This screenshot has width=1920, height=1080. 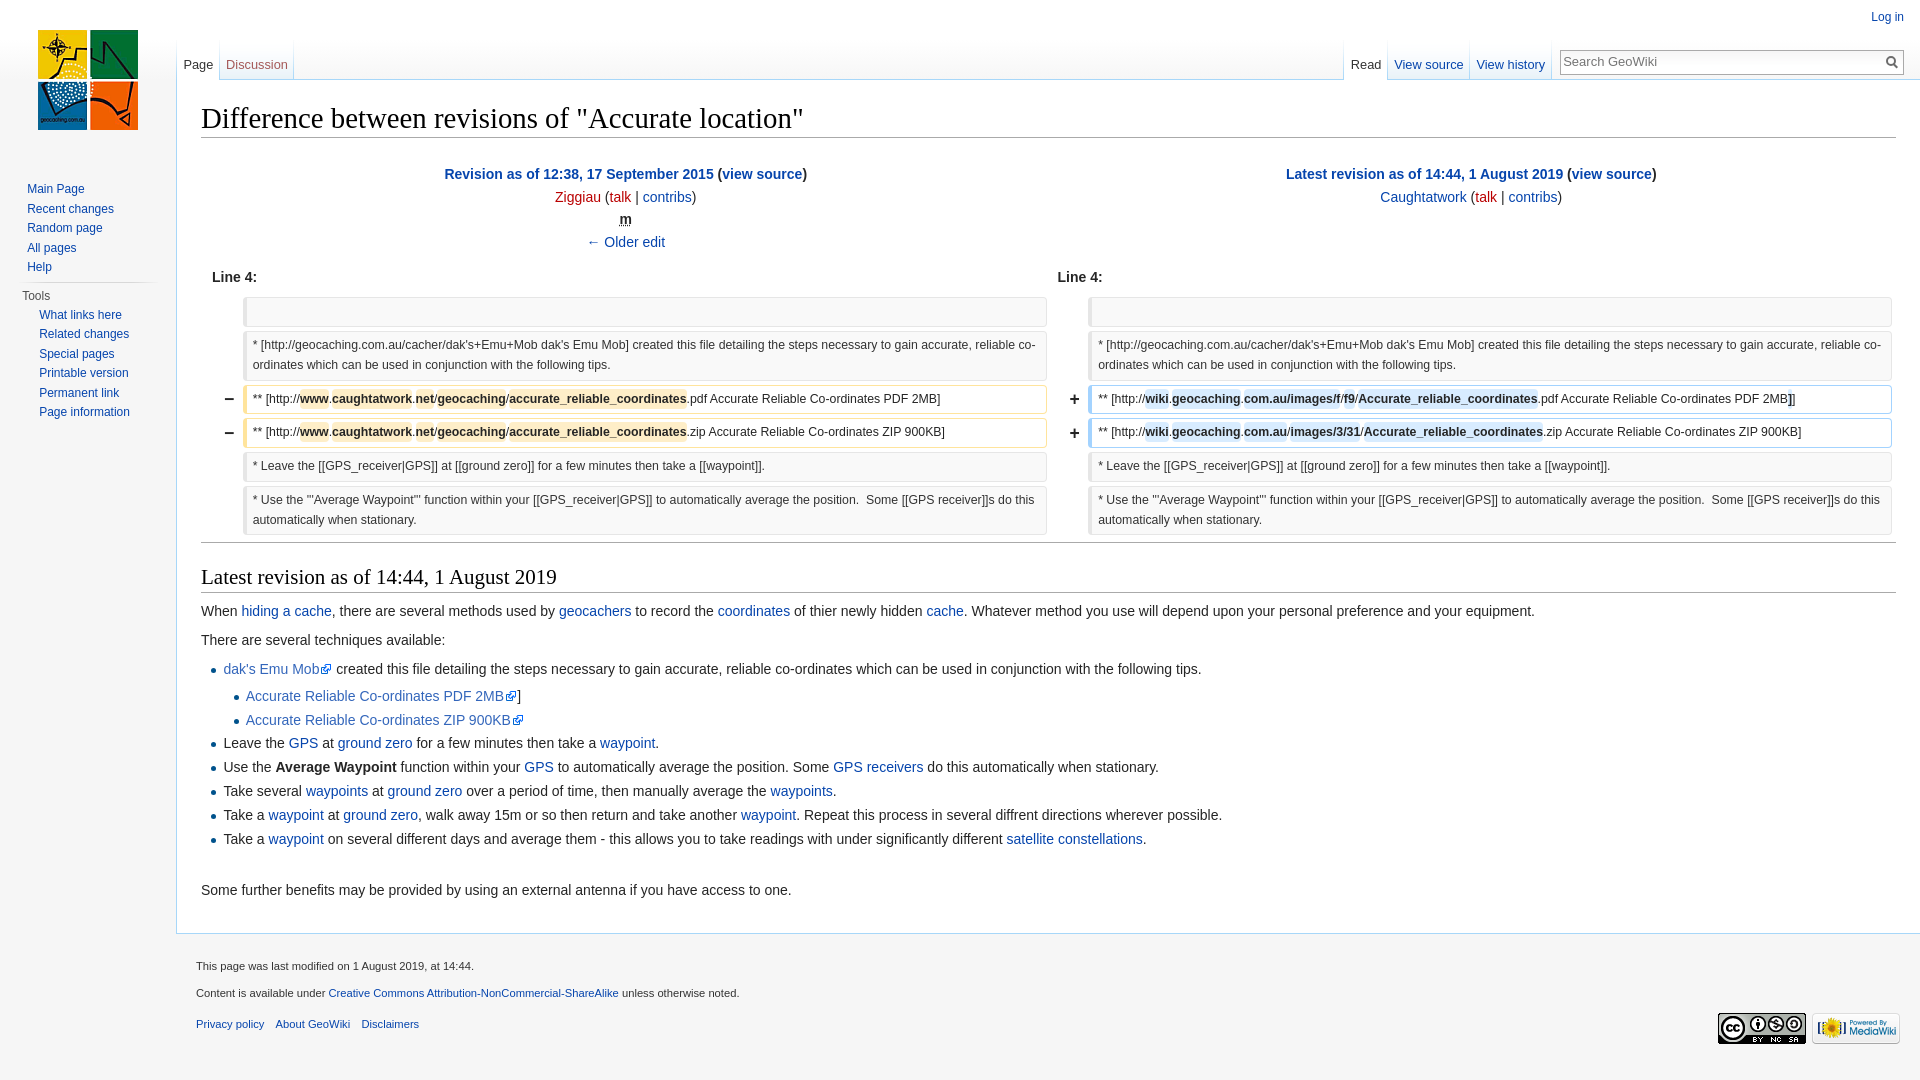 I want to click on 'contribs', so click(x=1531, y=196).